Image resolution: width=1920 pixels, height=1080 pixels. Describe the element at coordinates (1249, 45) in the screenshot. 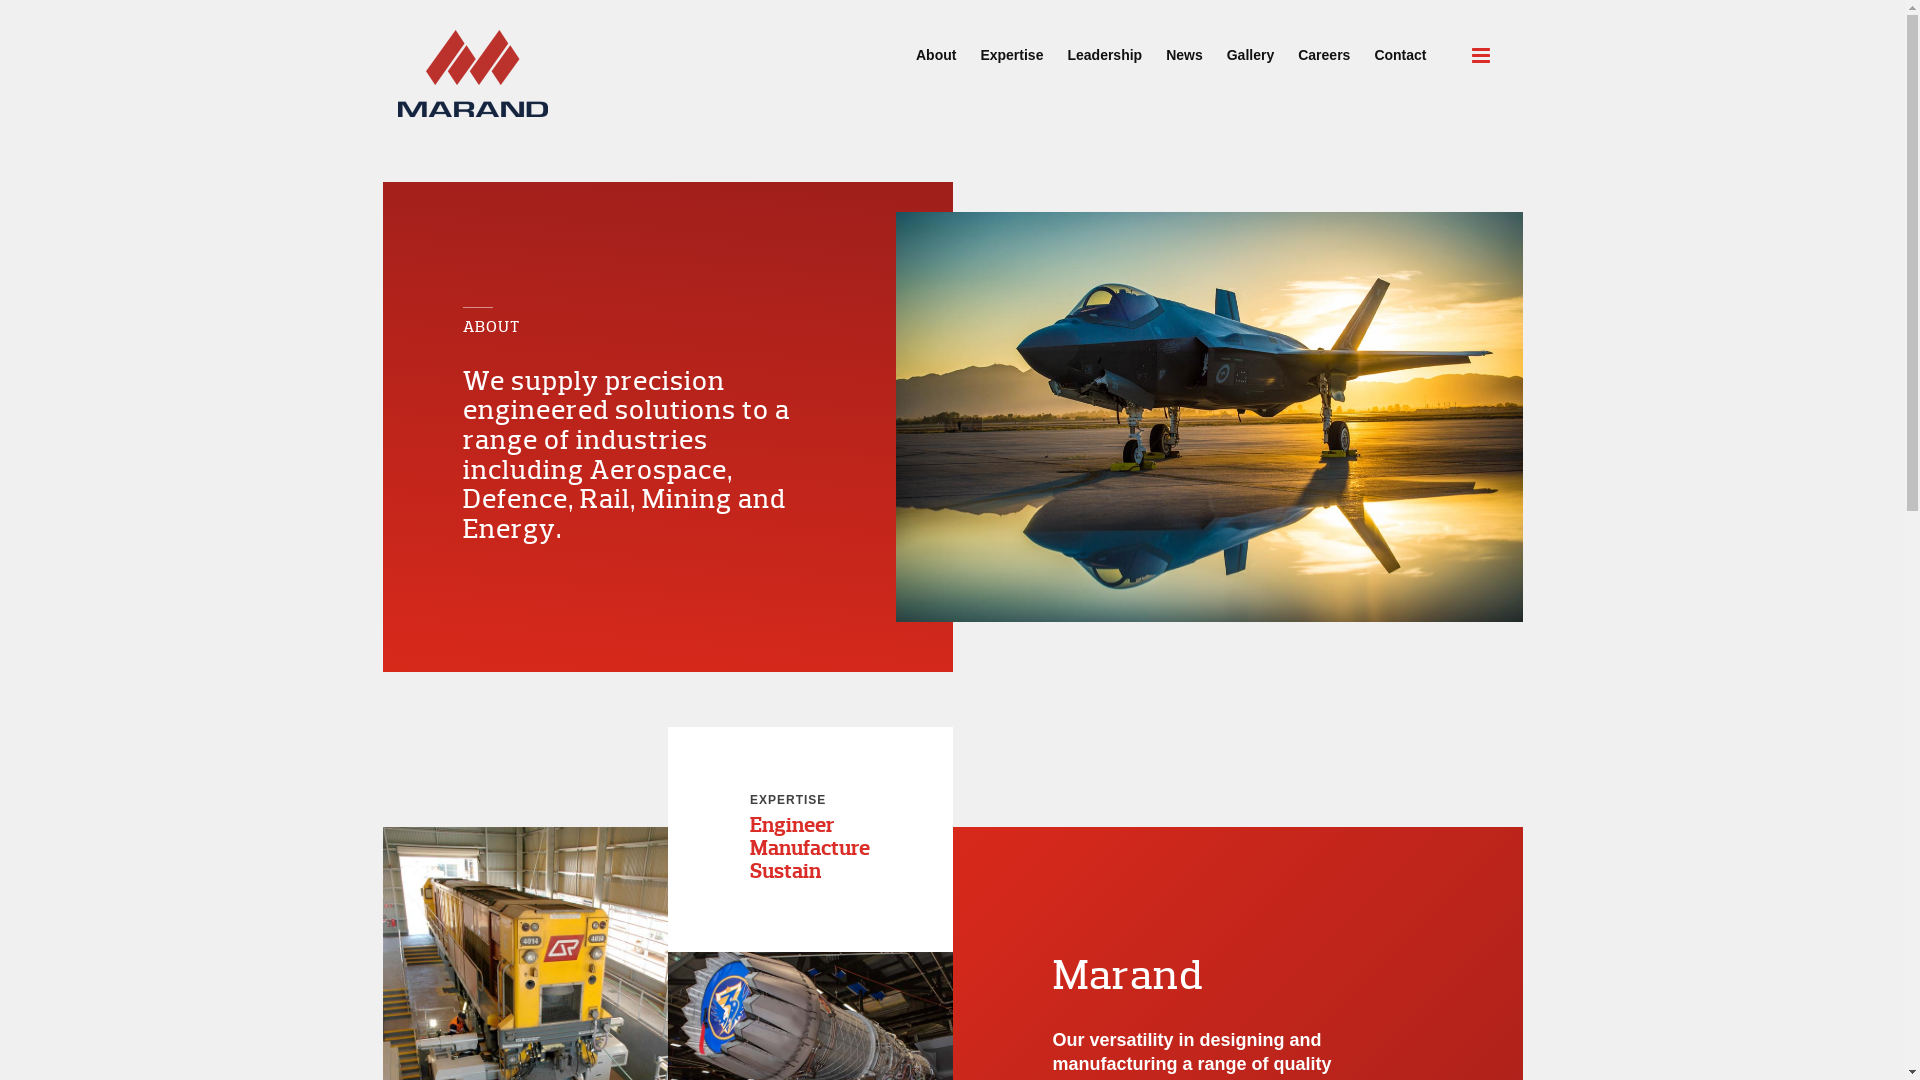

I see `'Gallery'` at that location.